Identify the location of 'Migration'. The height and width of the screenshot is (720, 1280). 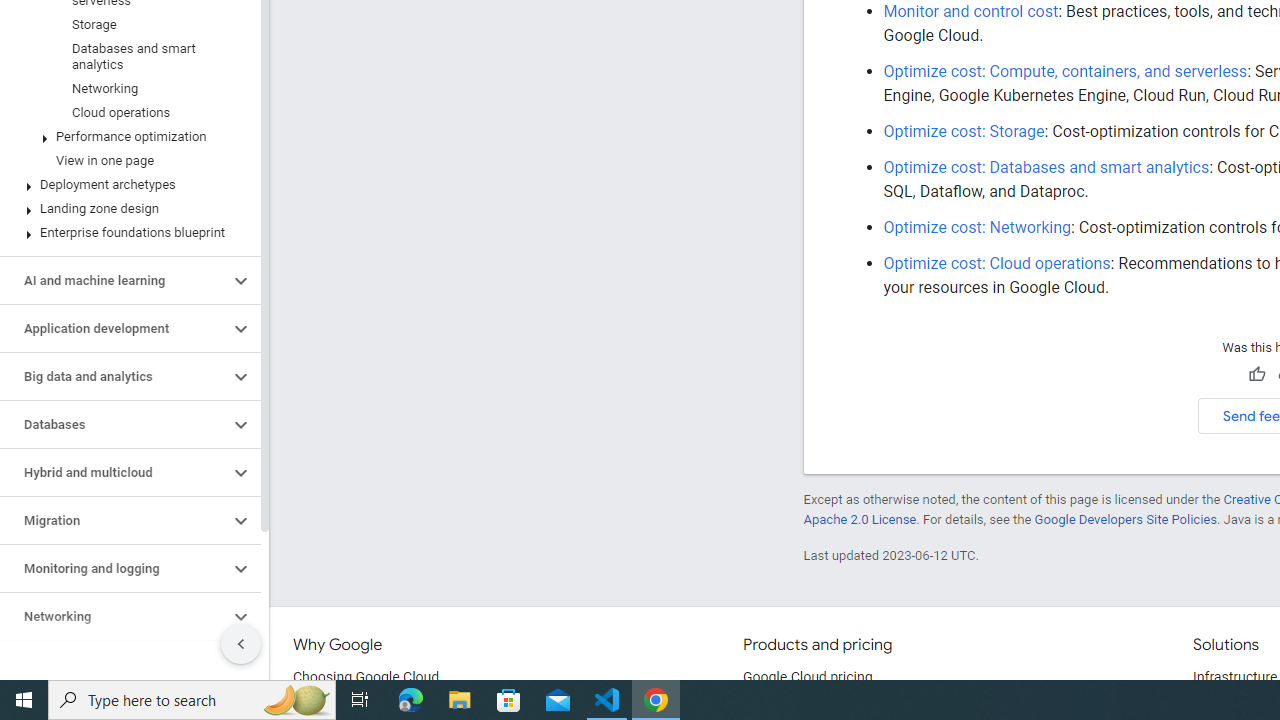
(113, 519).